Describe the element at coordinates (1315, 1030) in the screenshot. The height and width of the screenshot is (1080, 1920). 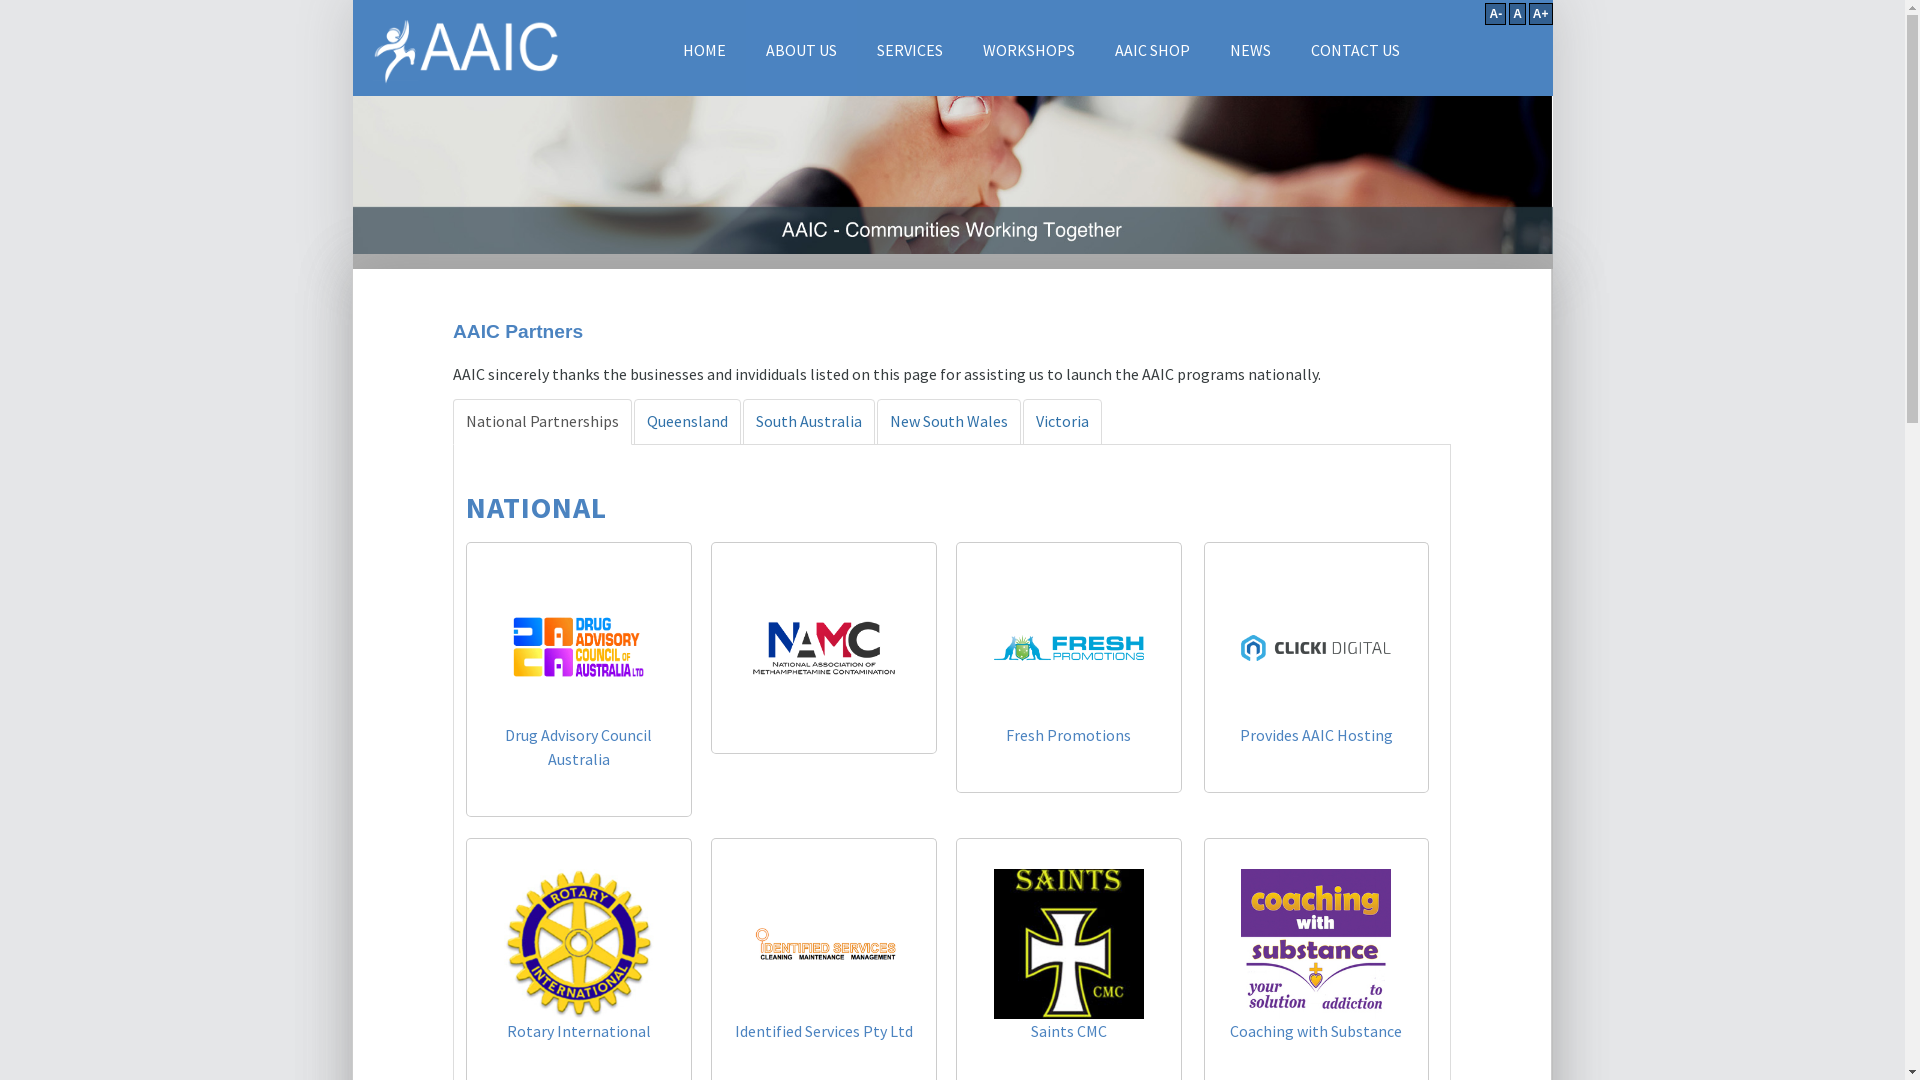
I see `'Coaching with Substance'` at that location.